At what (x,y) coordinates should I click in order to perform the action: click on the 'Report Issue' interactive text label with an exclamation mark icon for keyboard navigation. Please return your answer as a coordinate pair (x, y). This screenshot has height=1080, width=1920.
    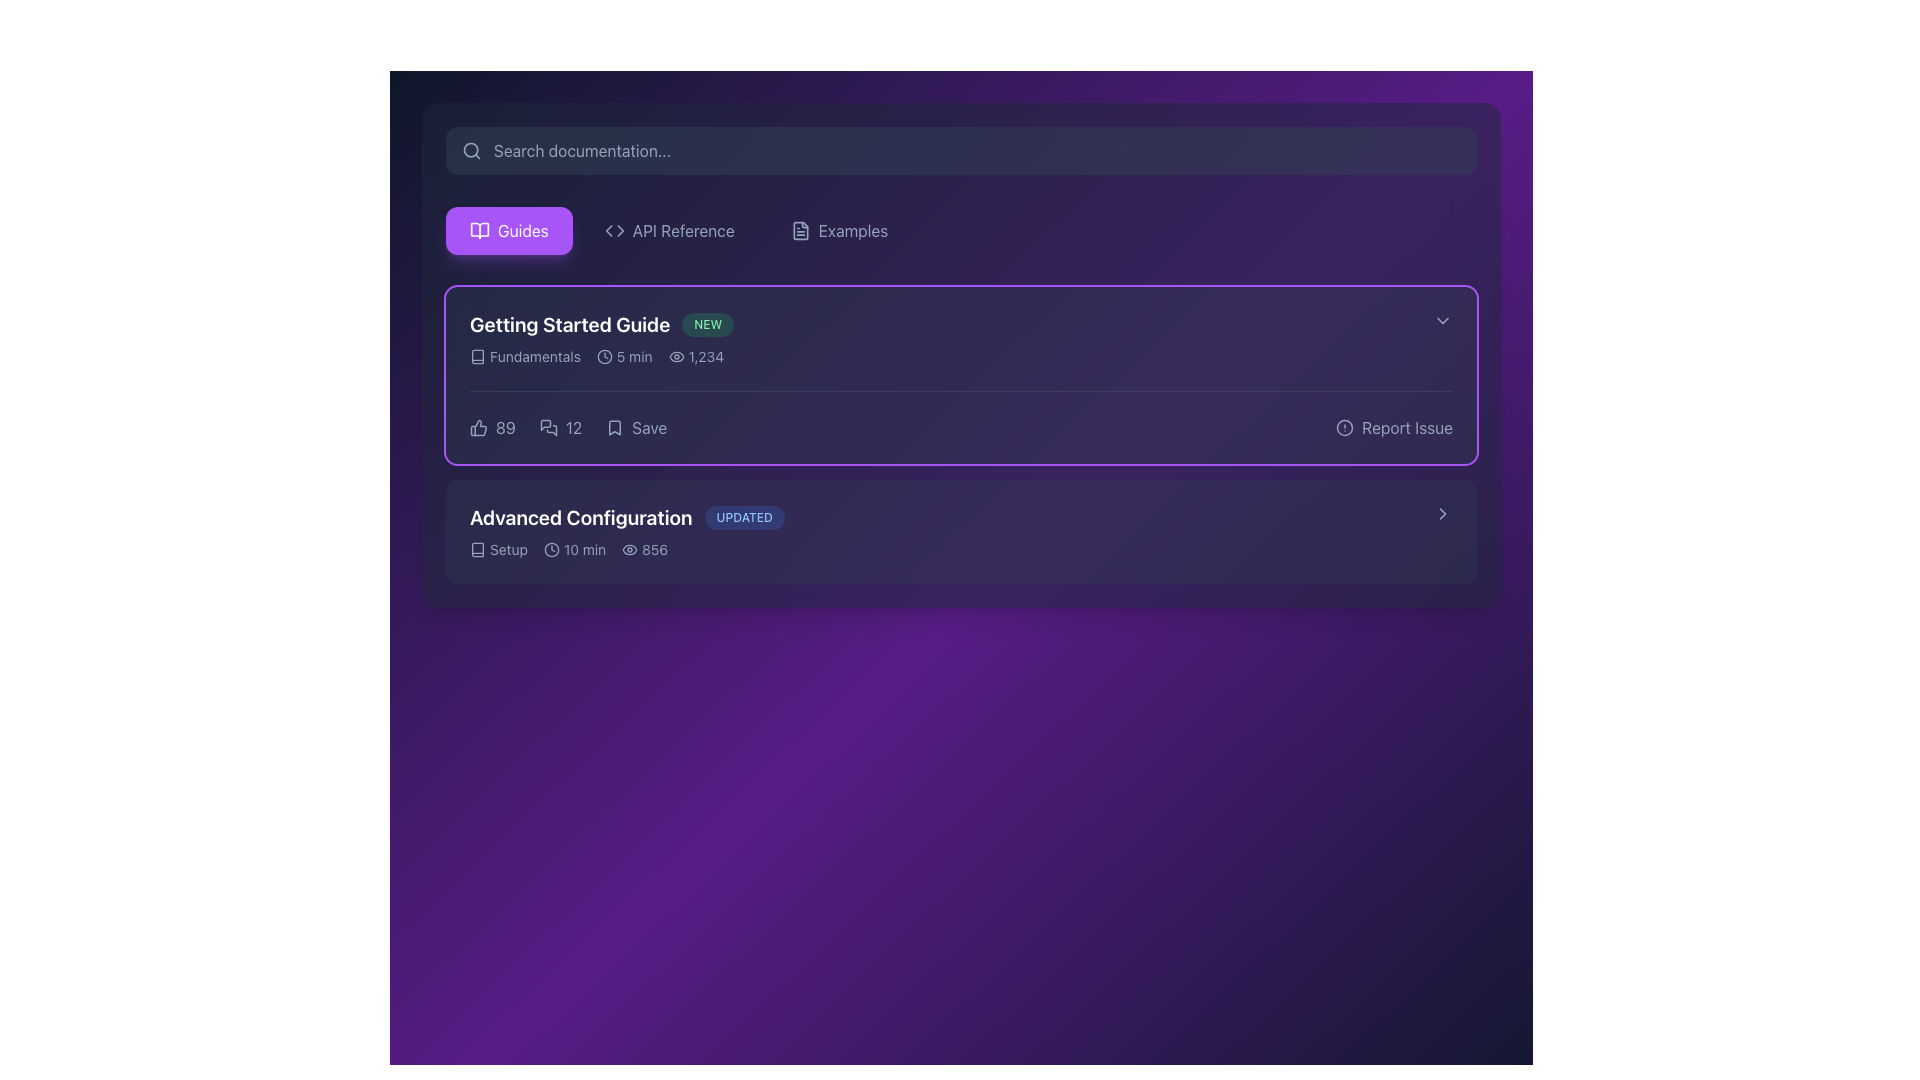
    Looking at the image, I should click on (1393, 427).